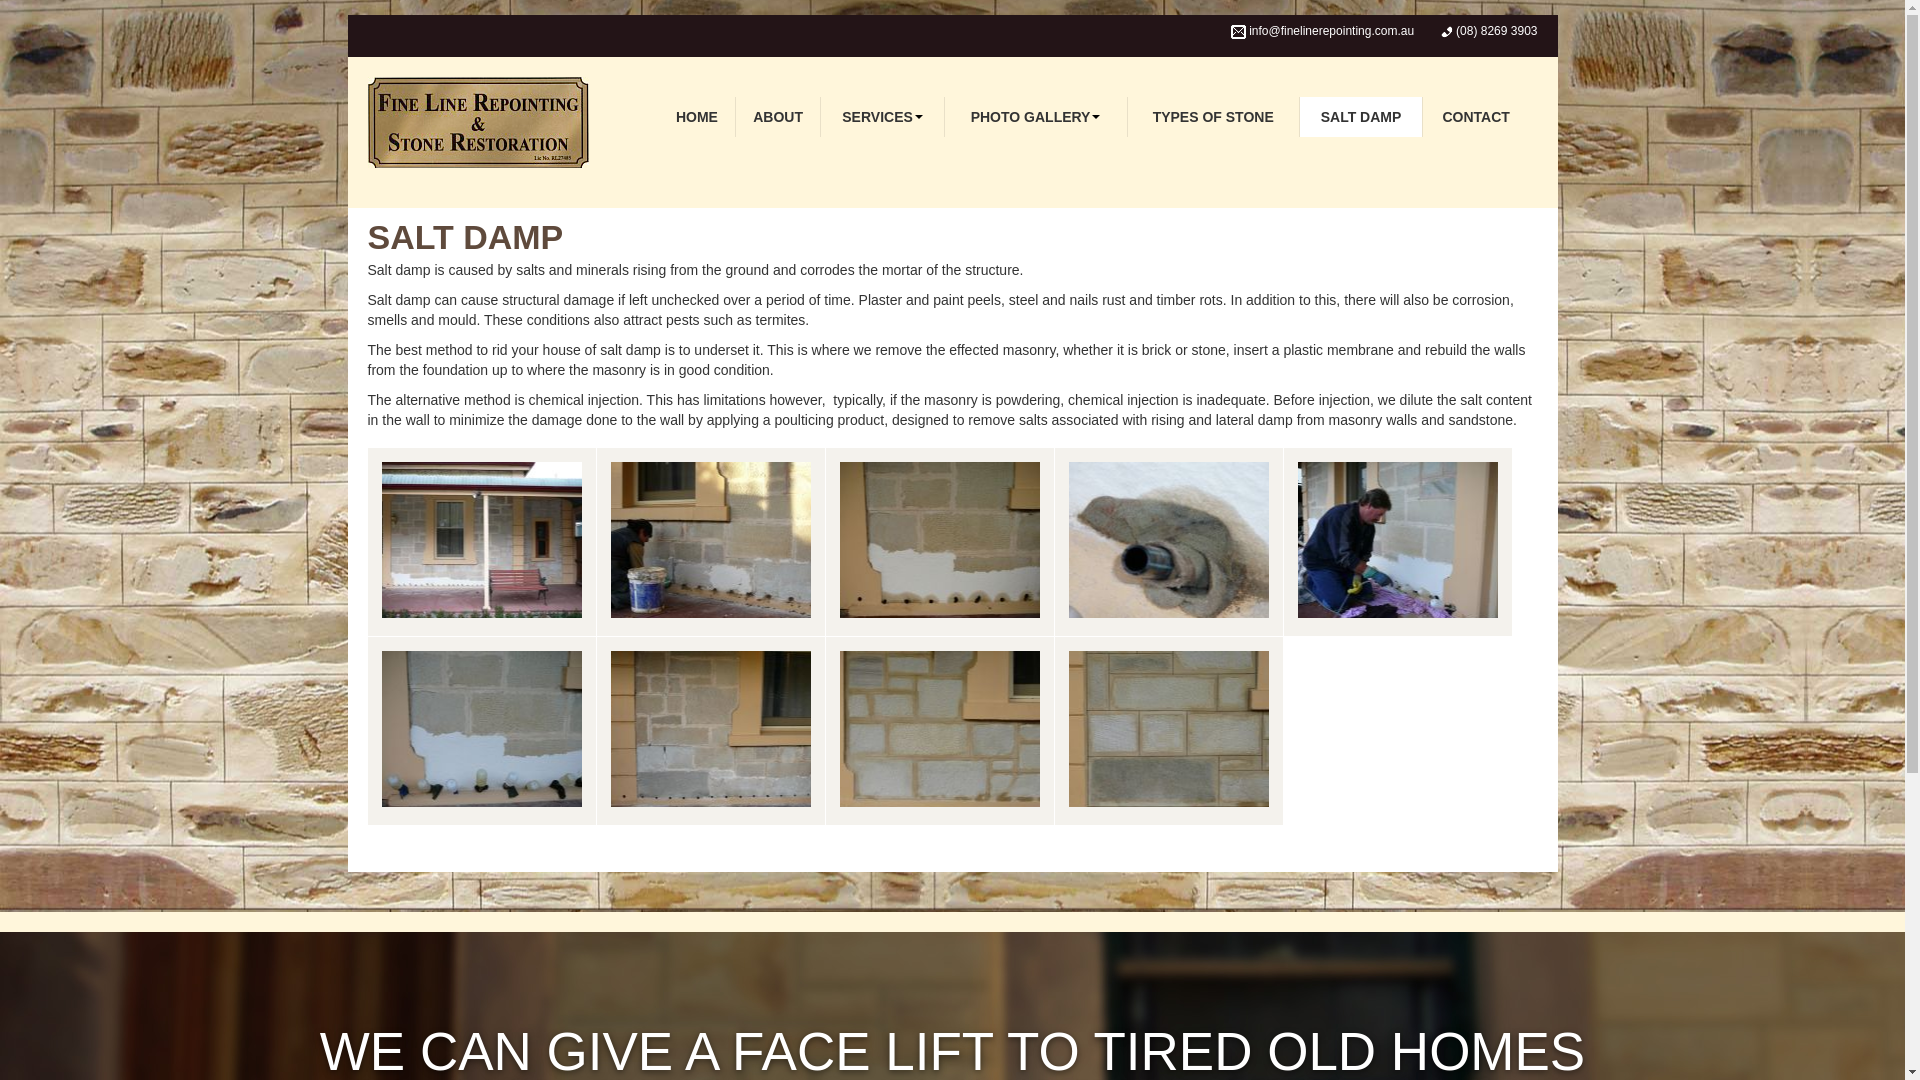 This screenshot has width=1920, height=1080. What do you see at coordinates (1331, 30) in the screenshot?
I see `'info@finelinerepointing.com.au'` at bounding box center [1331, 30].